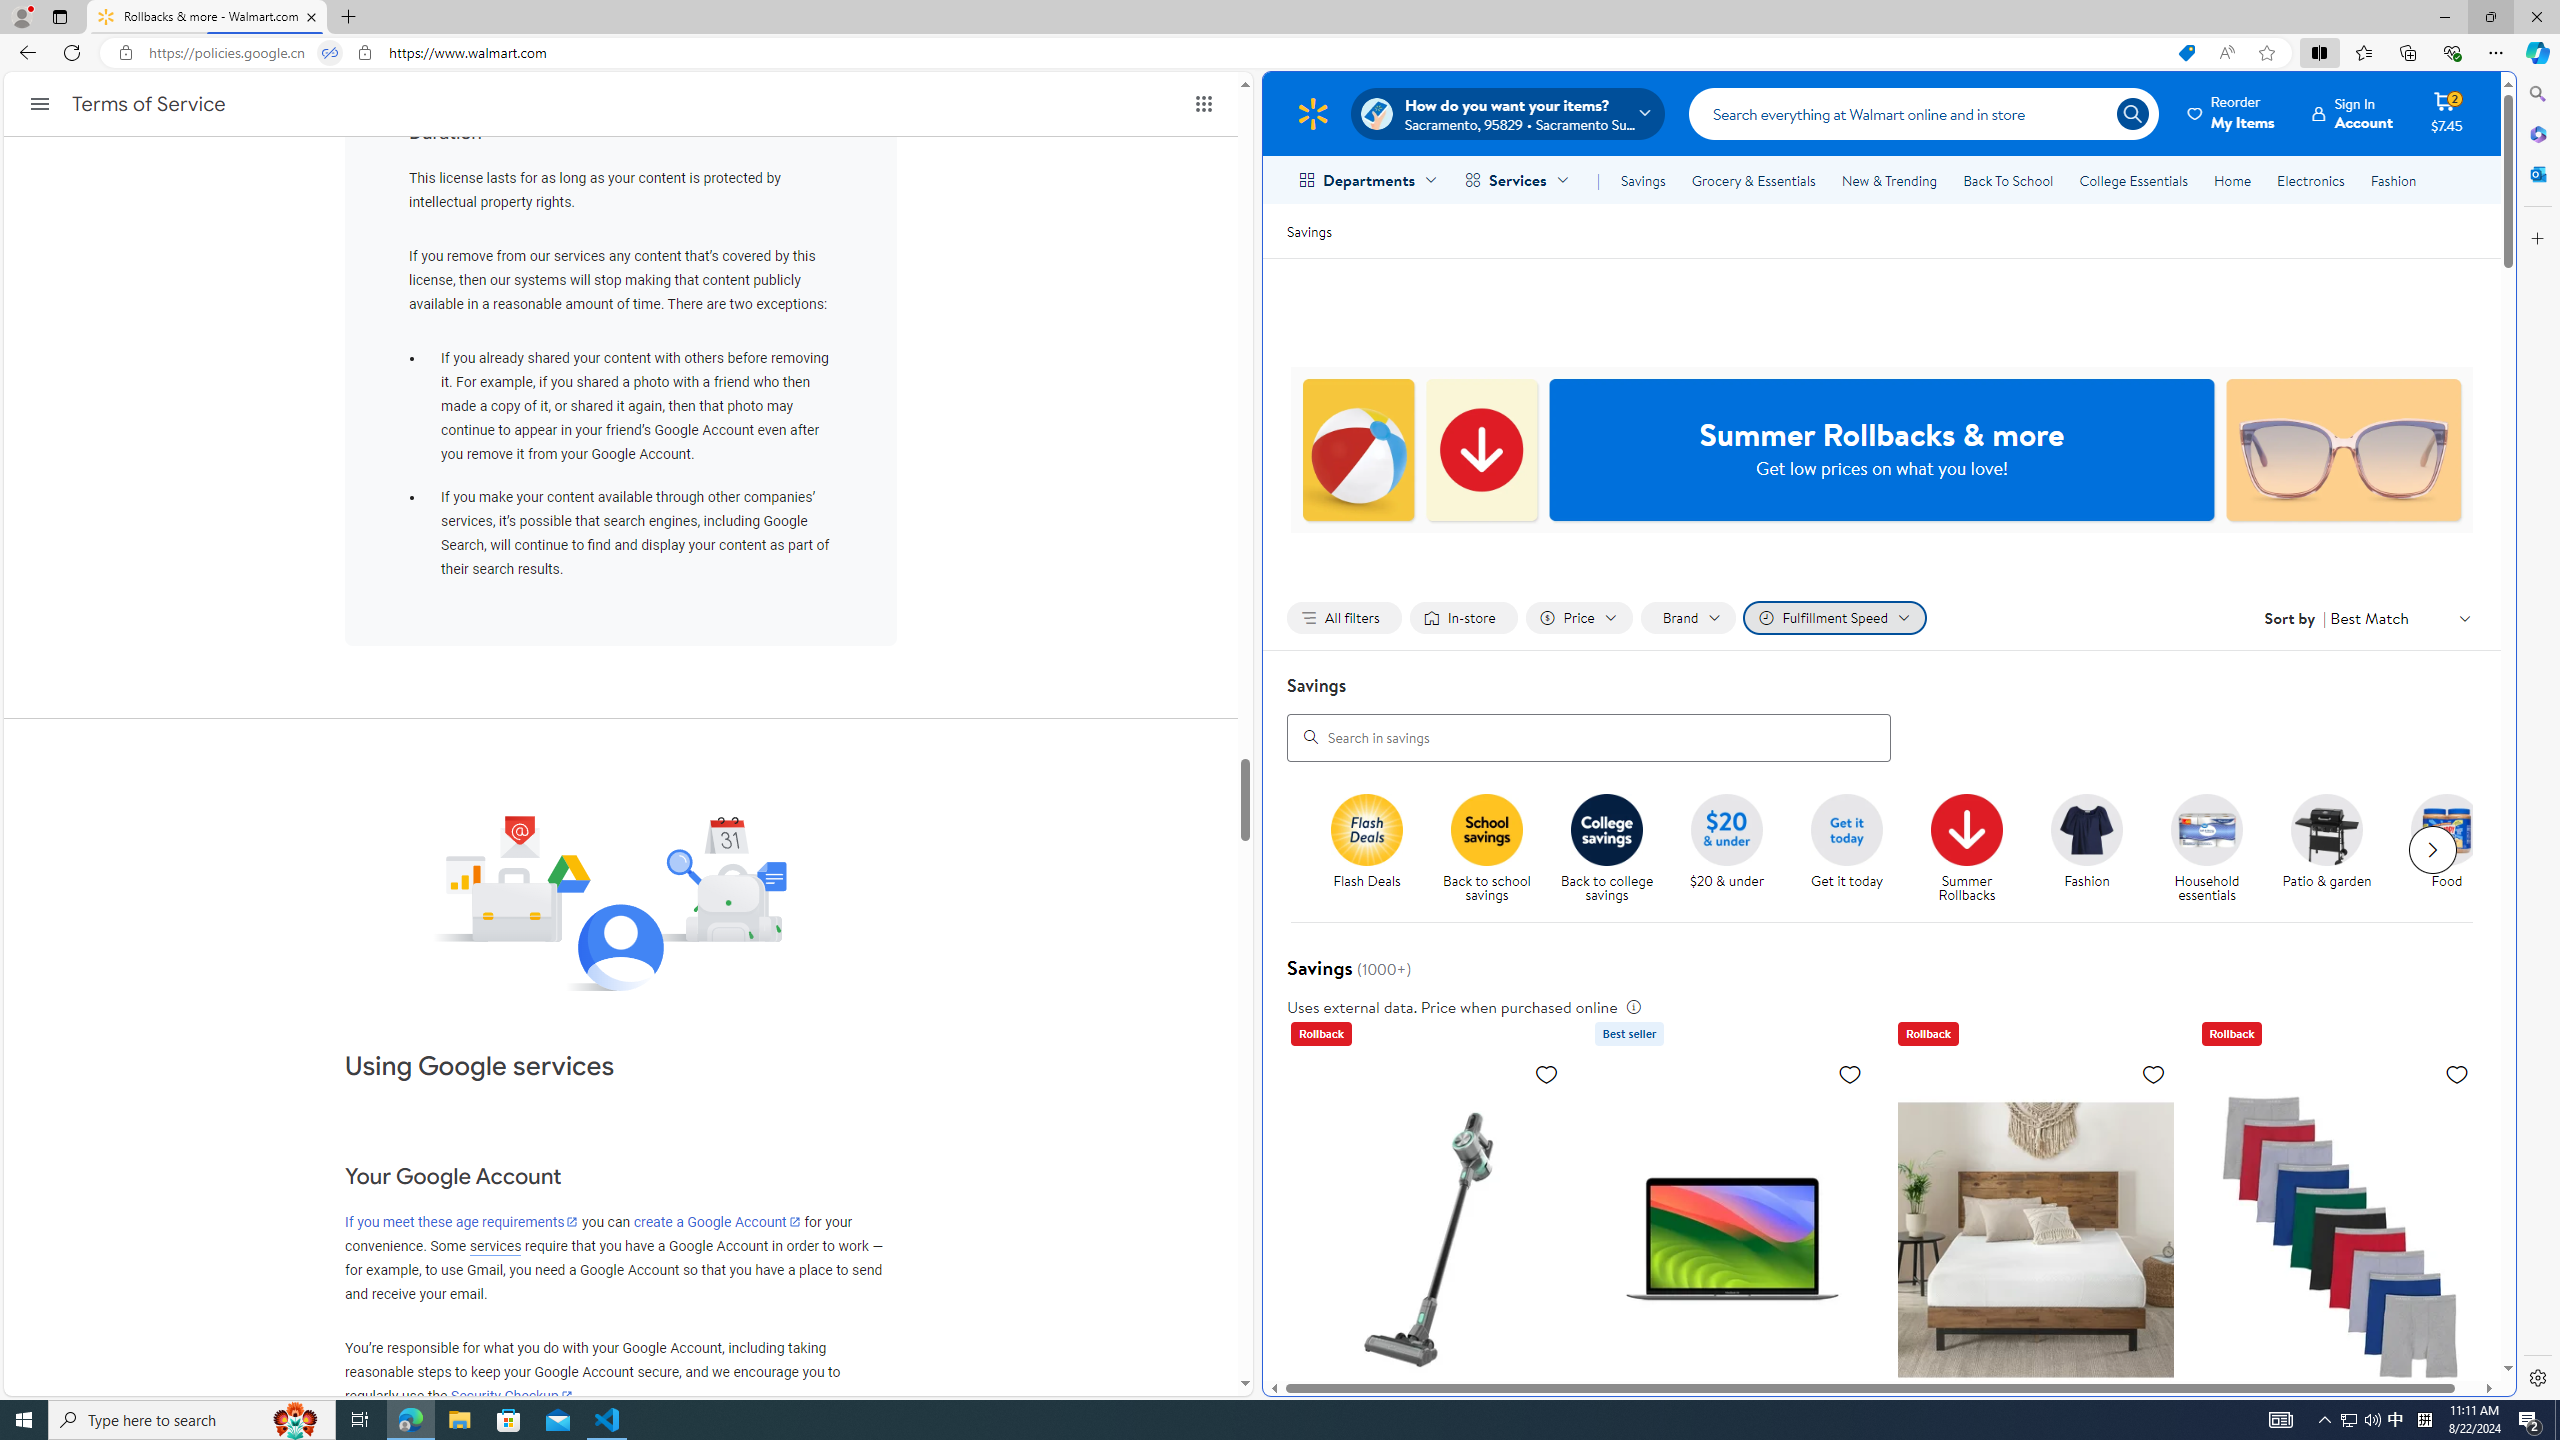  I want to click on 'Back to school savings', so click(1495, 849).